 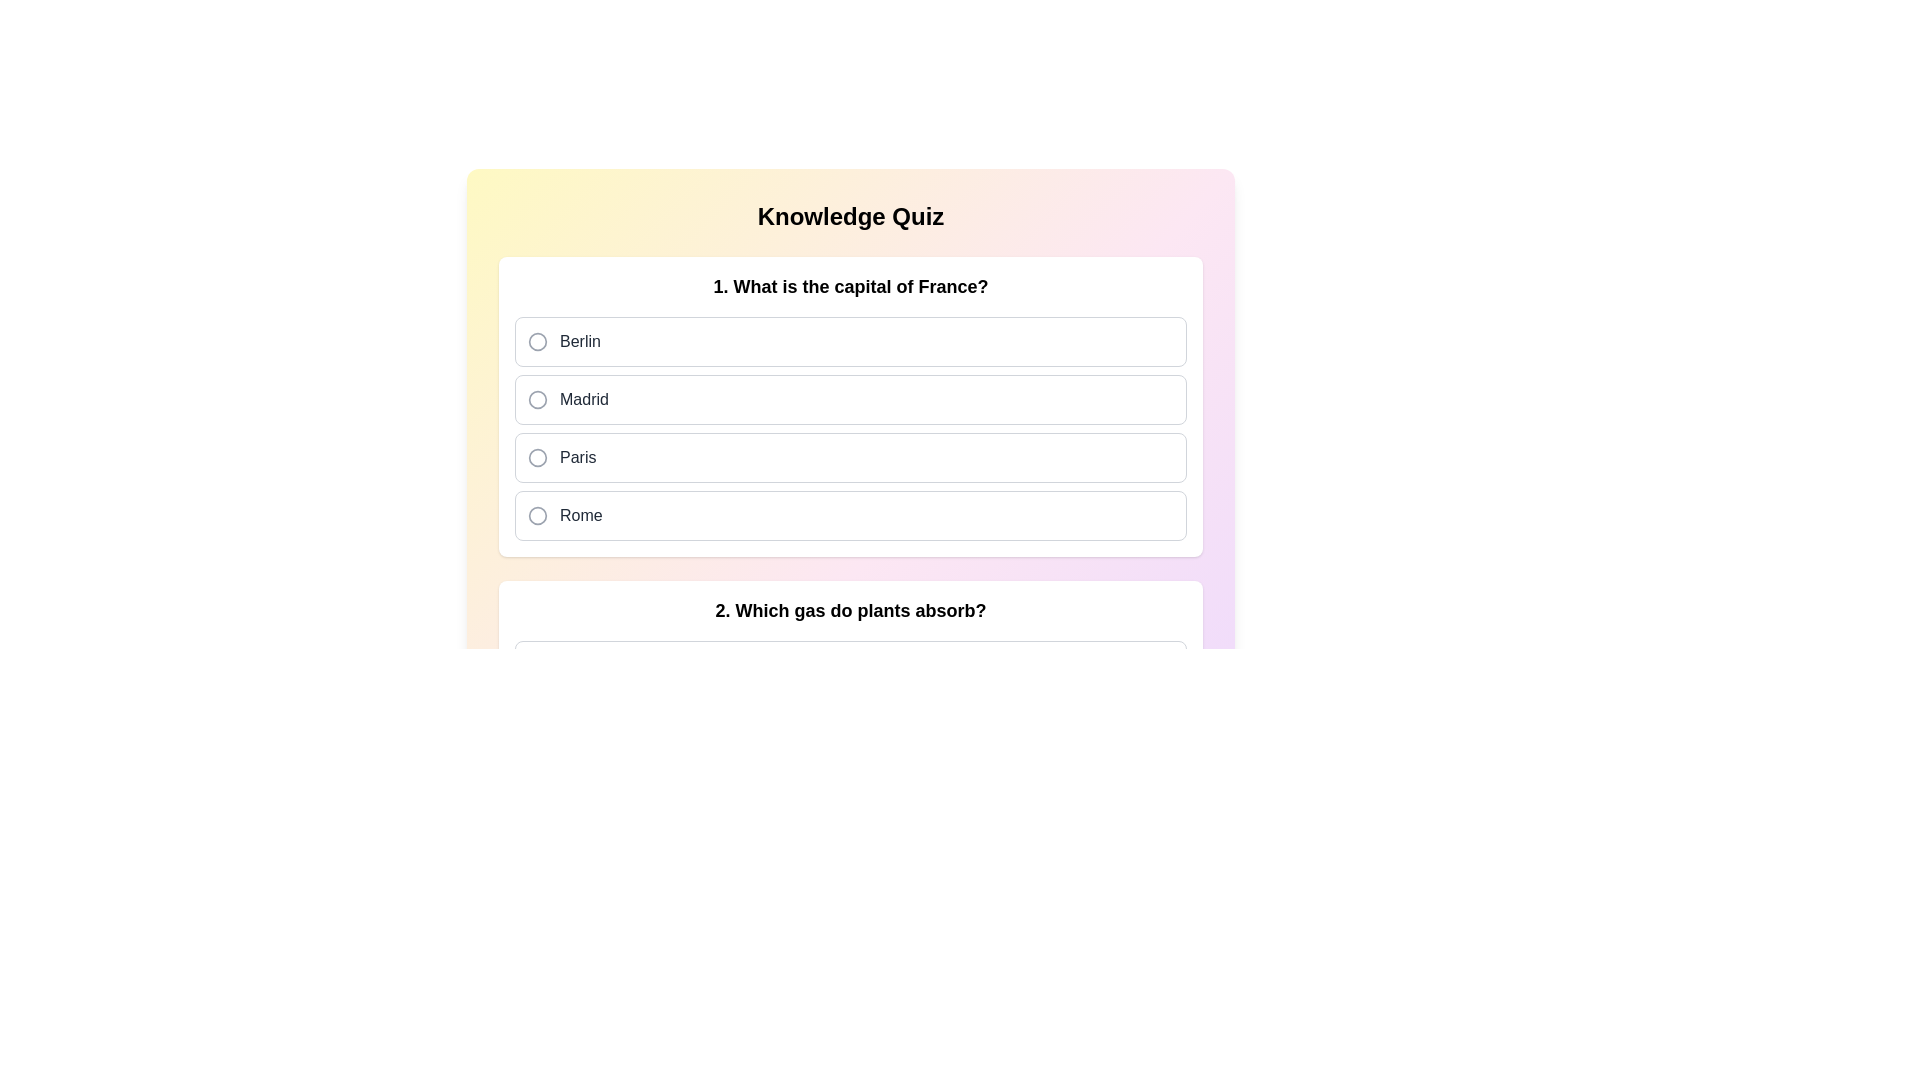 I want to click on the second radio button option in the vertical list of four choices below the question 'What is the capital of France?', so click(x=850, y=400).